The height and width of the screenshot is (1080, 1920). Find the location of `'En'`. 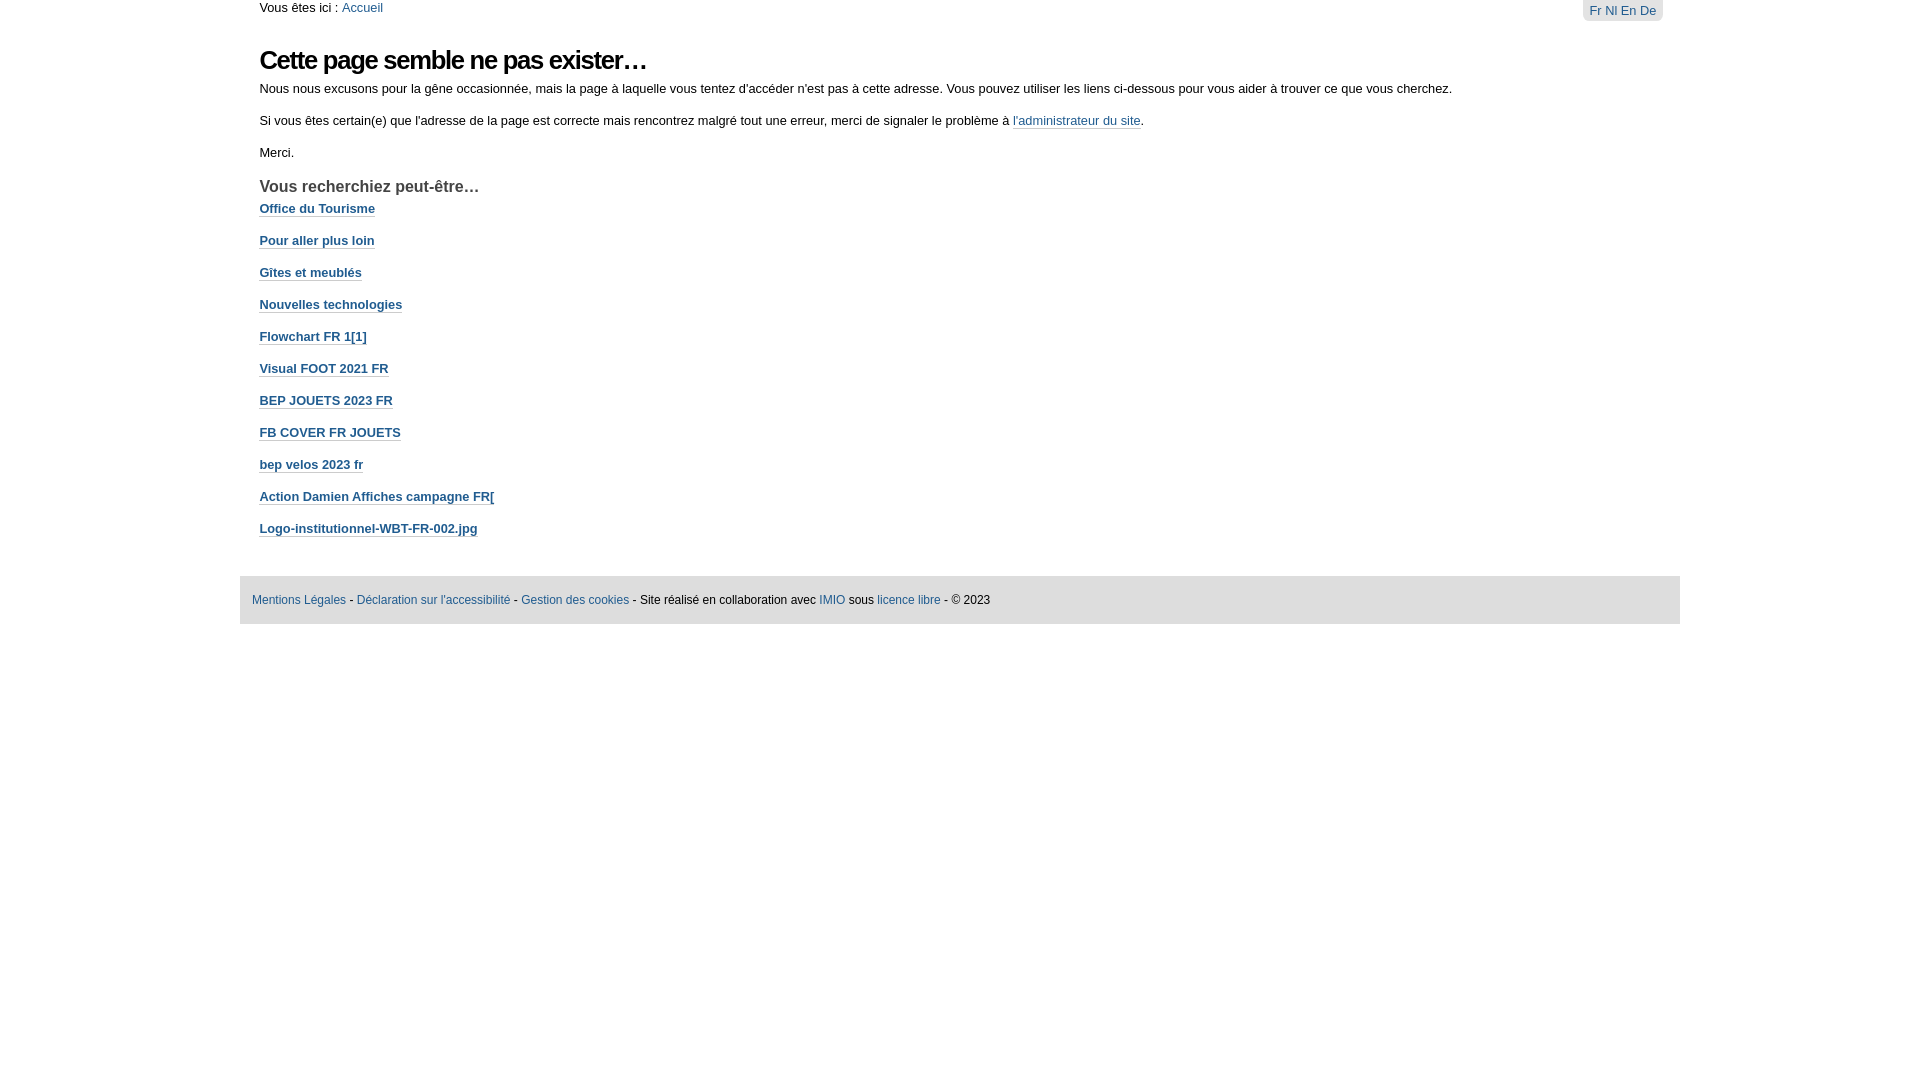

'En' is located at coordinates (1630, 10).